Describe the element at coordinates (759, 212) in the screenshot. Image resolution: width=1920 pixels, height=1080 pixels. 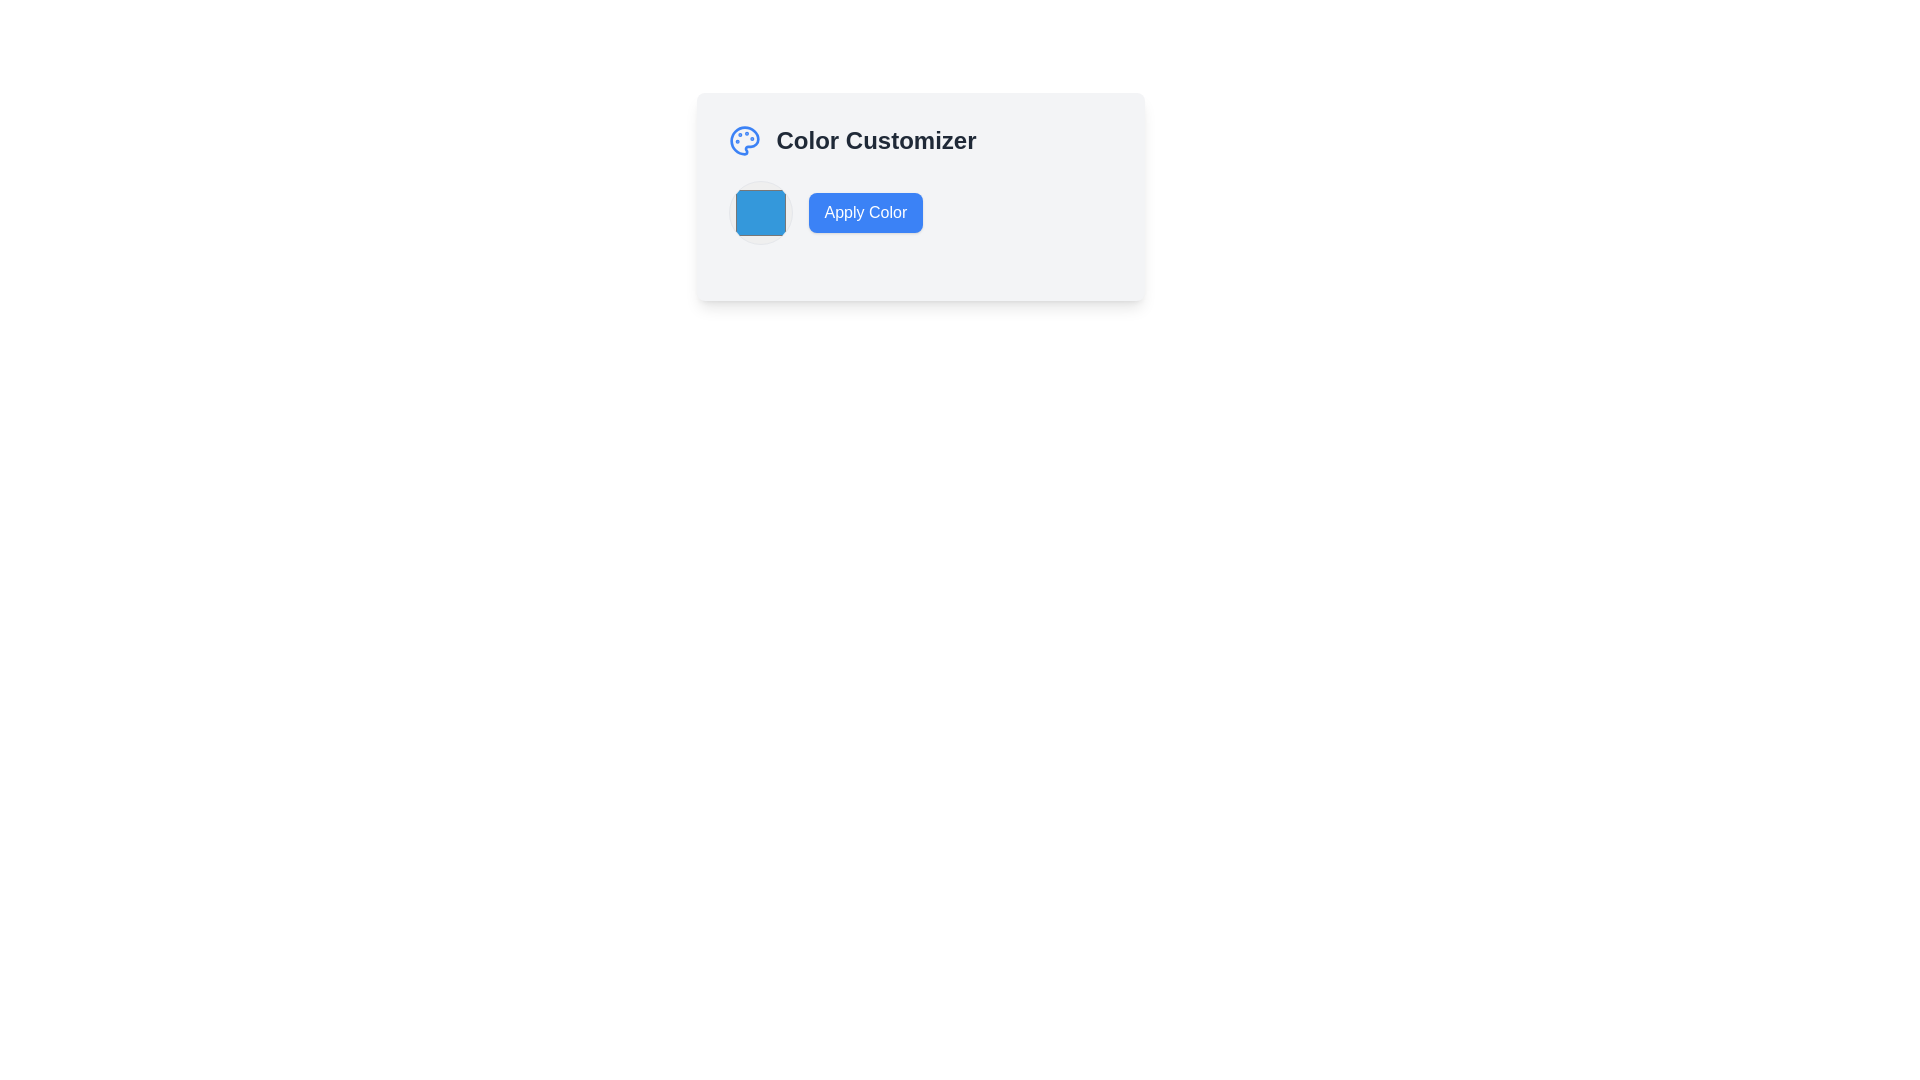
I see `the Color Selector element` at that location.